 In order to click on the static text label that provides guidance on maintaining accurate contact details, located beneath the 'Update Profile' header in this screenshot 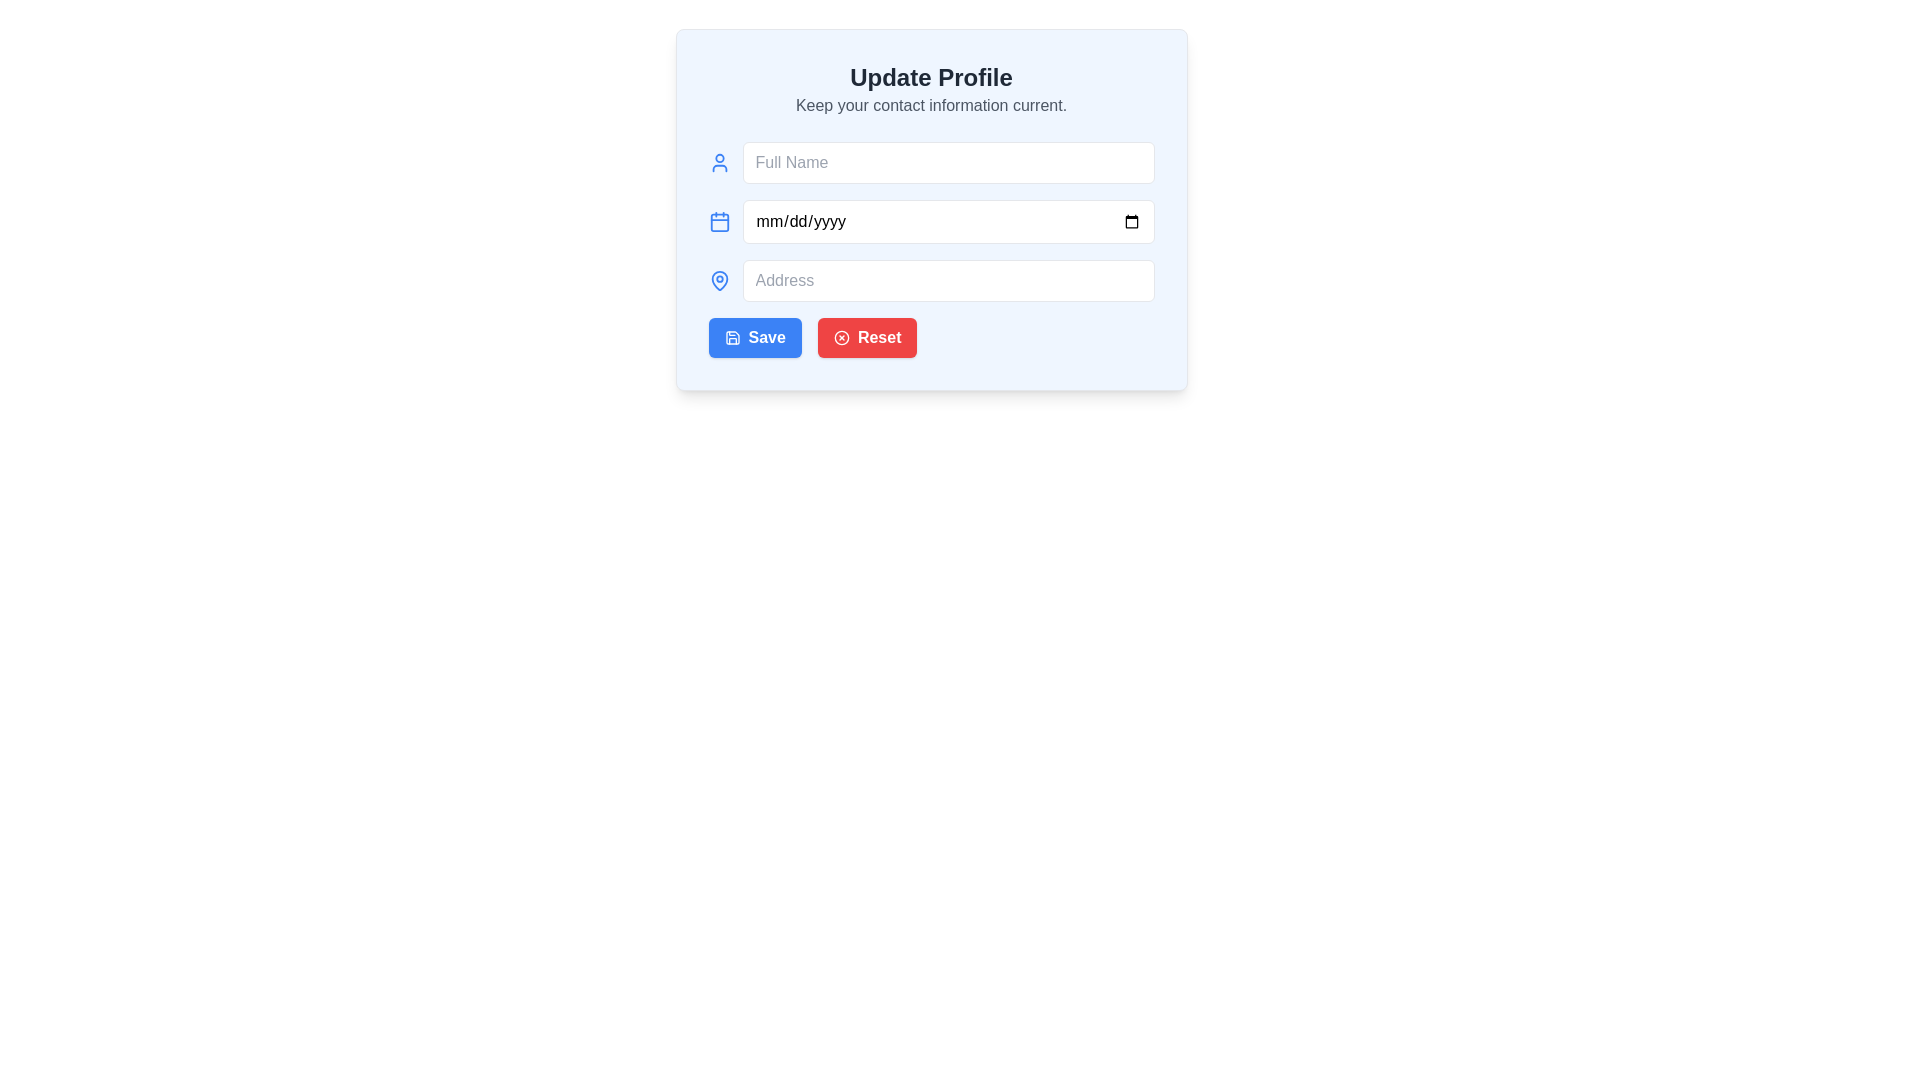, I will do `click(930, 105)`.